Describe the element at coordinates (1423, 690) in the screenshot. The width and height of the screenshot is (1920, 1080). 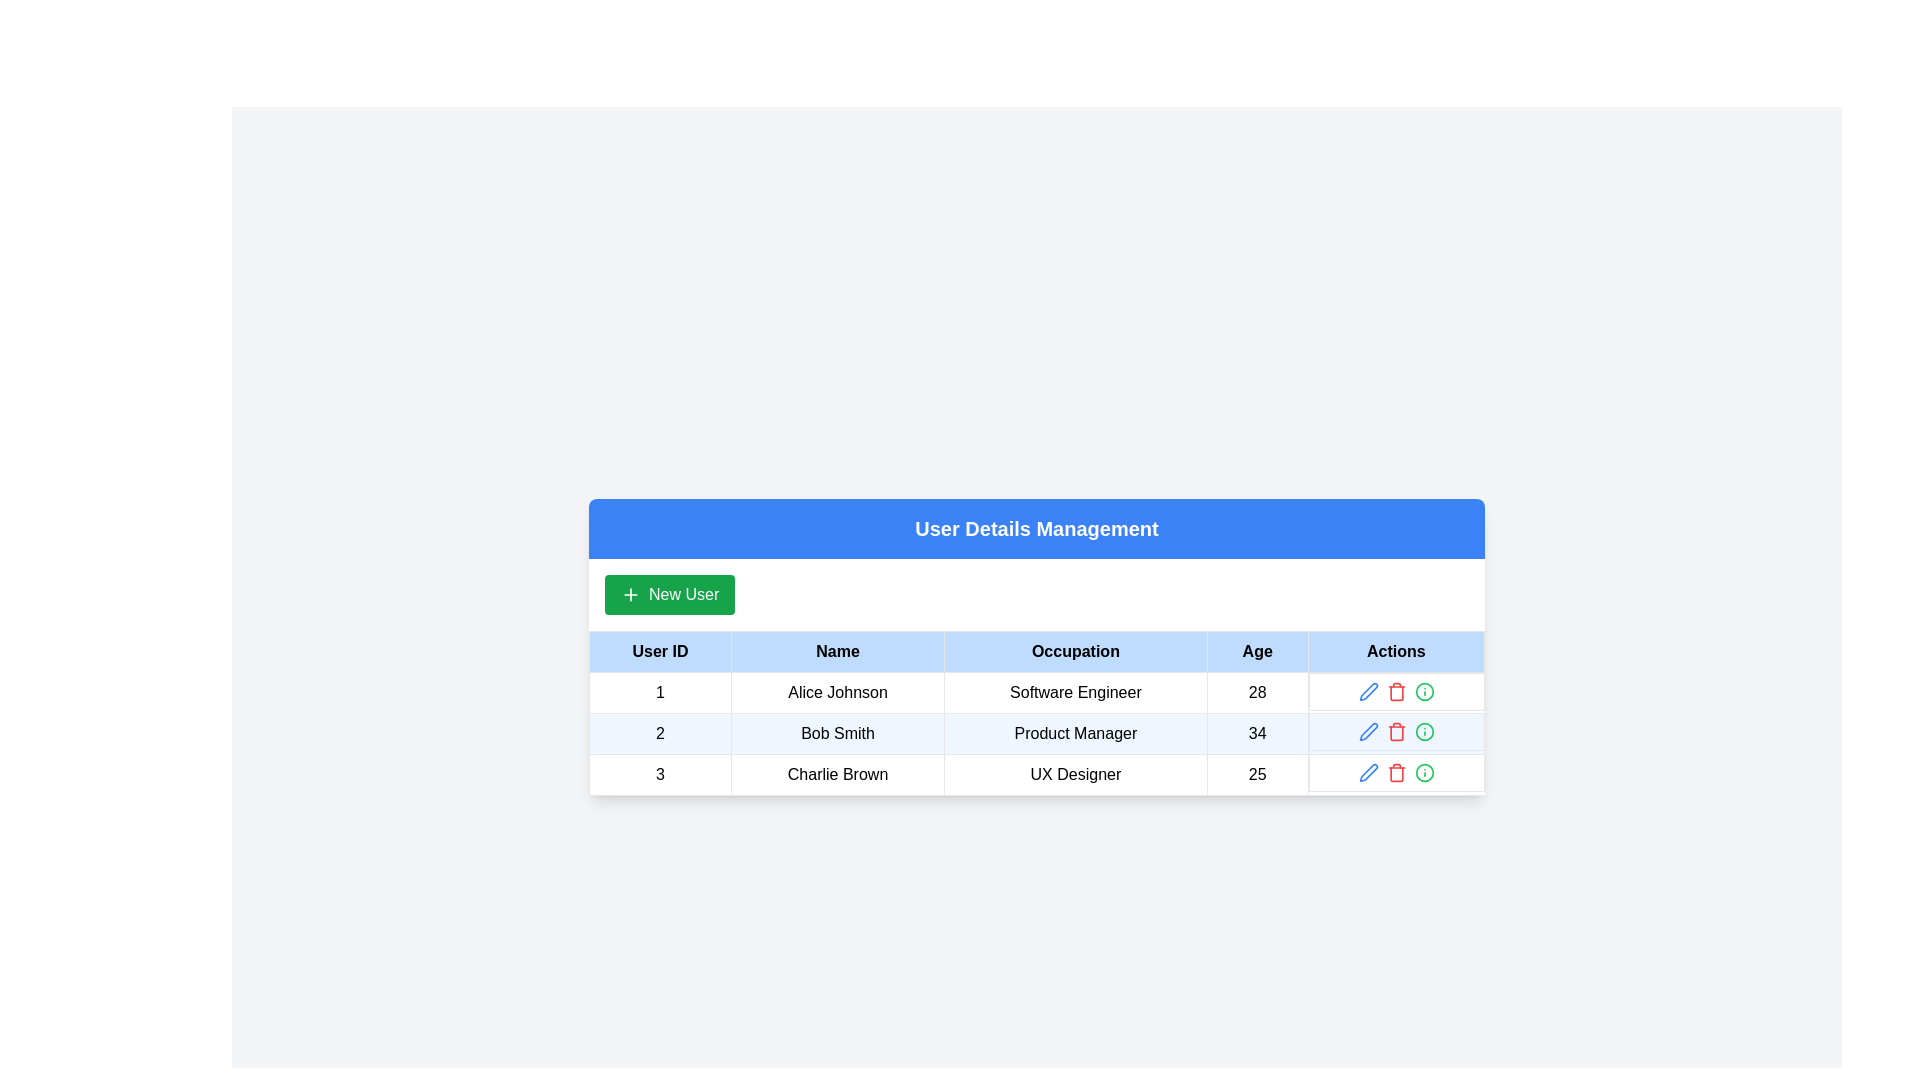
I see `the informational button located at the rightmost position in the 'Actions' column of the third row in the table for UX Designer 'Charlie Brown'` at that location.